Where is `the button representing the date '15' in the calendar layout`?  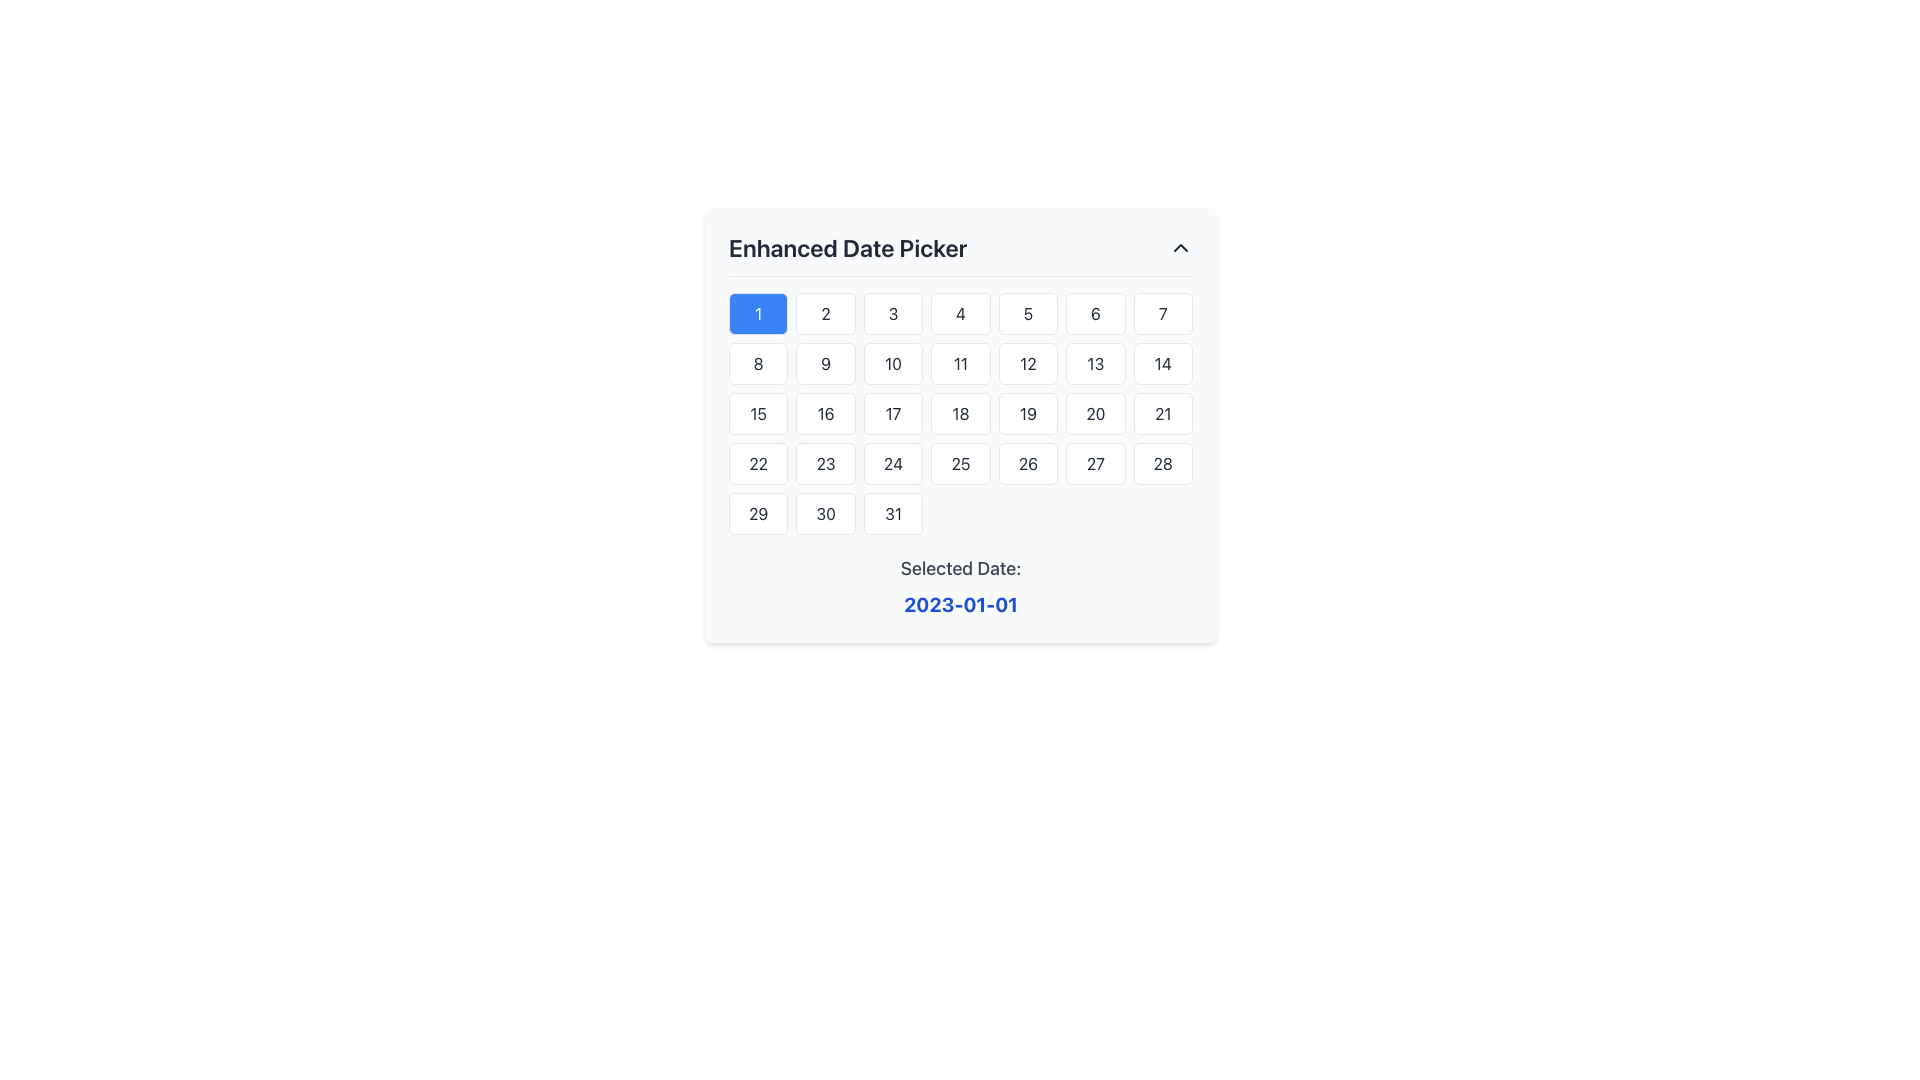 the button representing the date '15' in the calendar layout is located at coordinates (757, 412).